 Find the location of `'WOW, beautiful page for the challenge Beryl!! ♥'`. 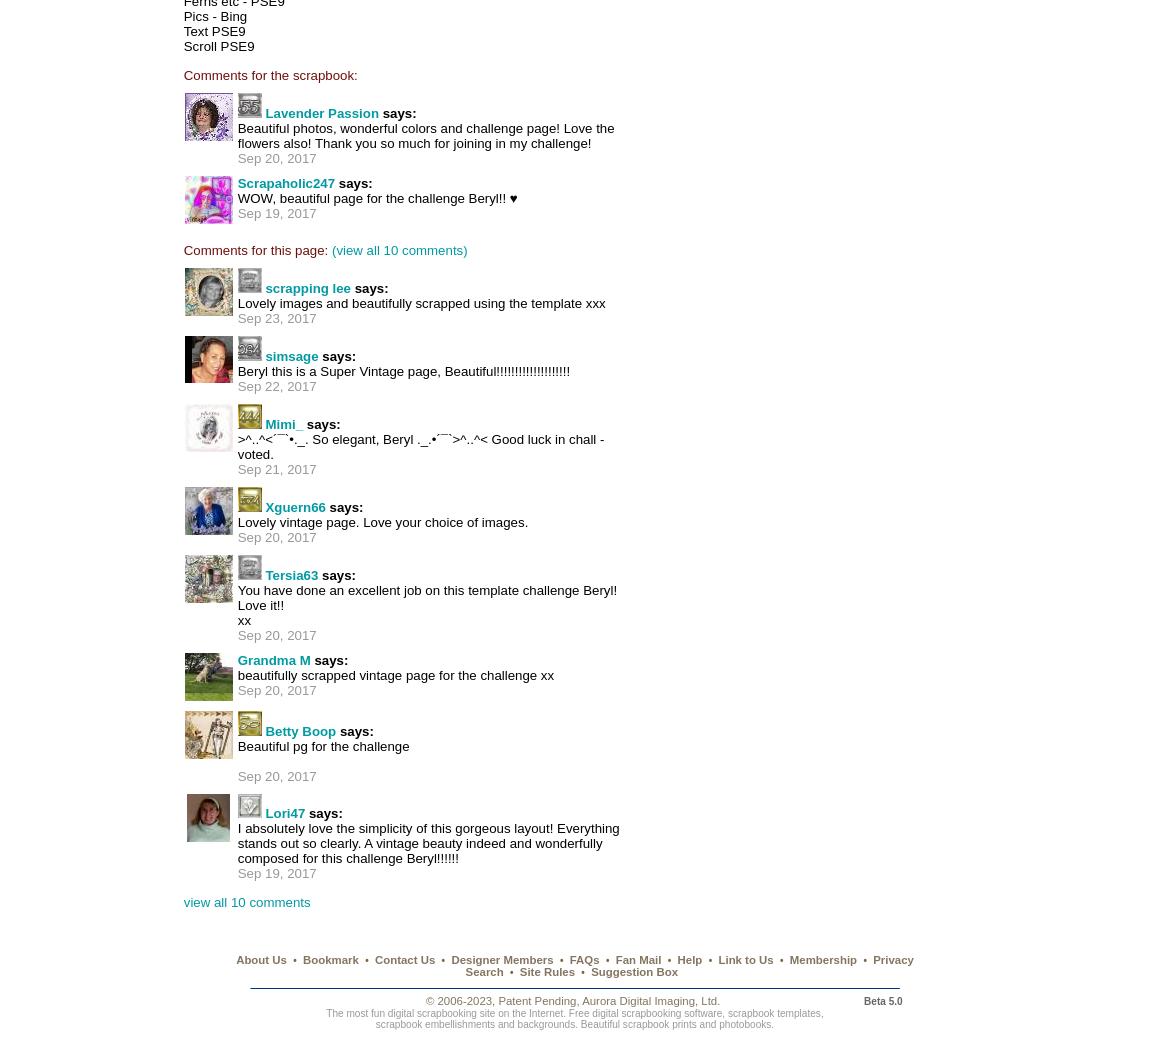

'WOW, beautiful page for the challenge Beryl!! ♥' is located at coordinates (375, 198).